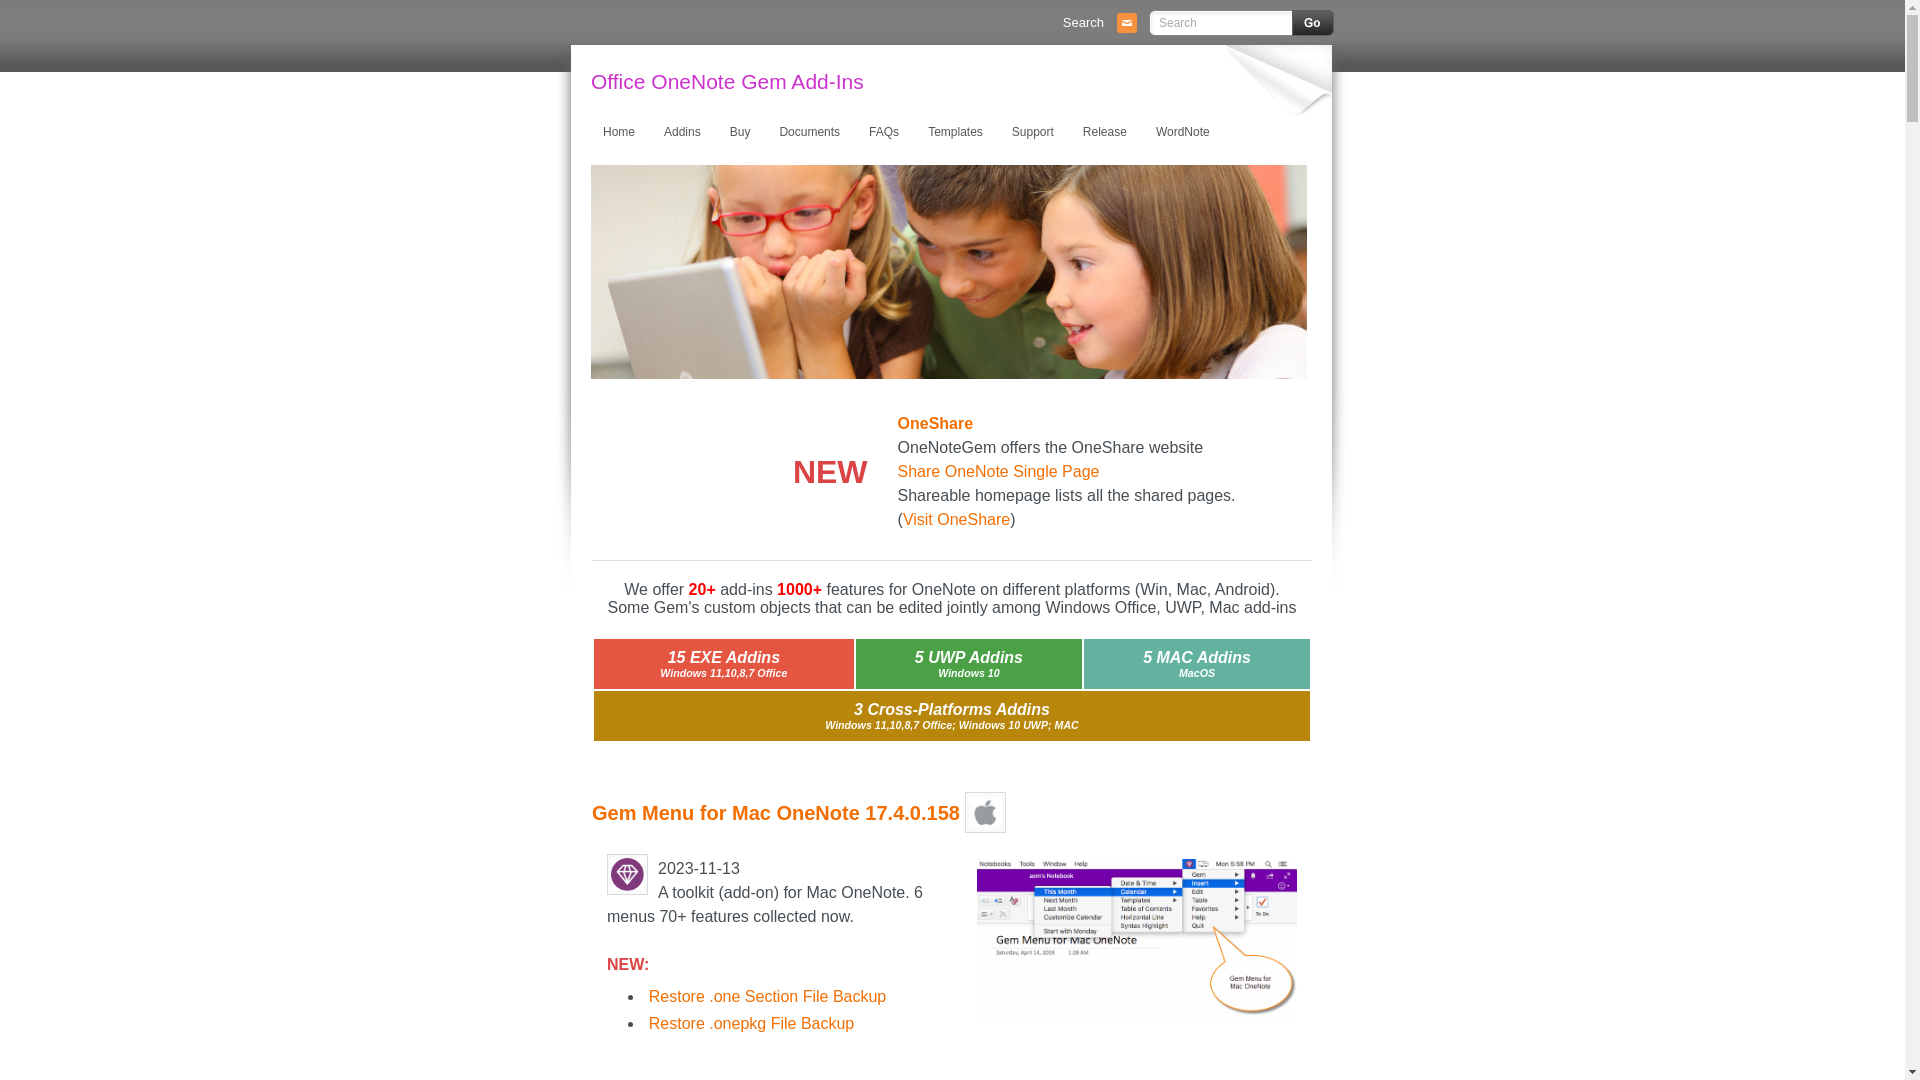  Describe the element at coordinates (1069, 131) in the screenshot. I see `'Release'` at that location.